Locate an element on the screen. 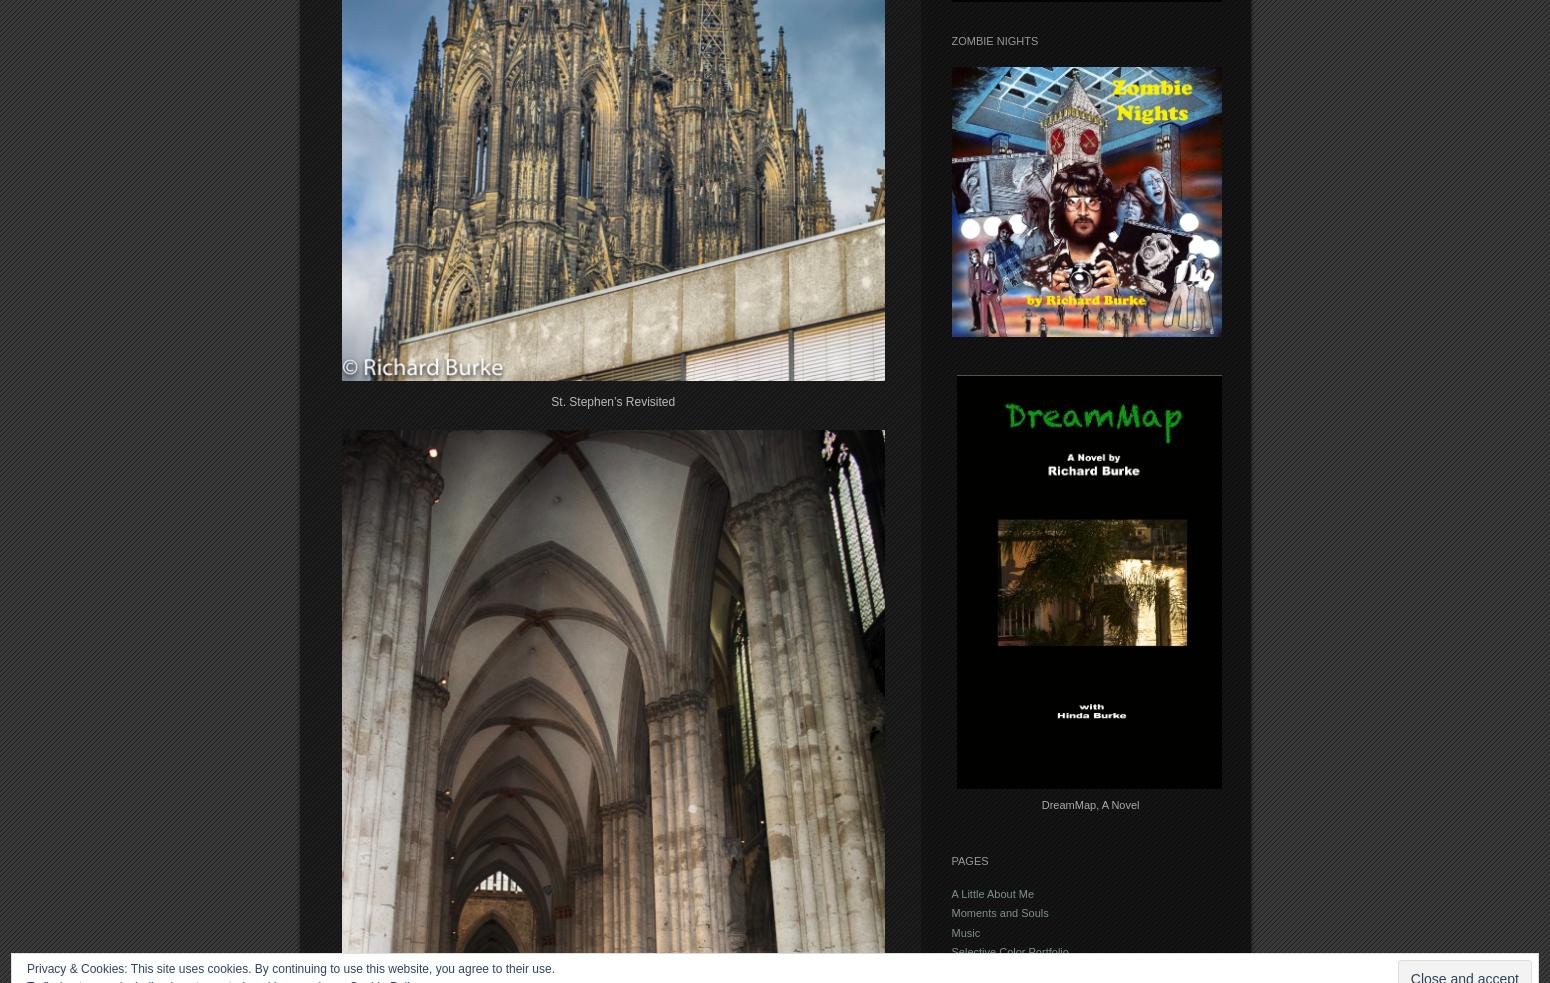 The width and height of the screenshot is (1550, 983). 'Music' is located at coordinates (949, 931).